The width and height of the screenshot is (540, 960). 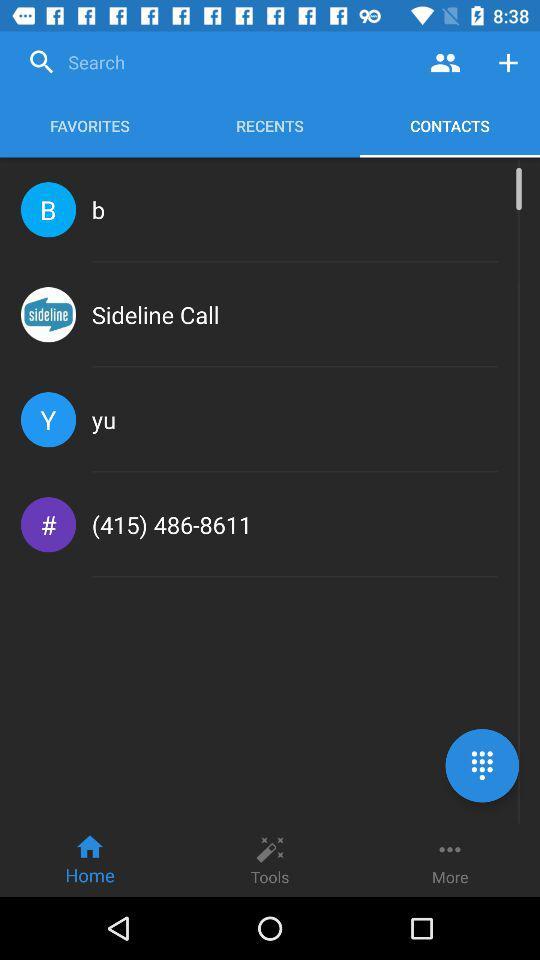 What do you see at coordinates (481, 764) in the screenshot?
I see `open keypad` at bounding box center [481, 764].